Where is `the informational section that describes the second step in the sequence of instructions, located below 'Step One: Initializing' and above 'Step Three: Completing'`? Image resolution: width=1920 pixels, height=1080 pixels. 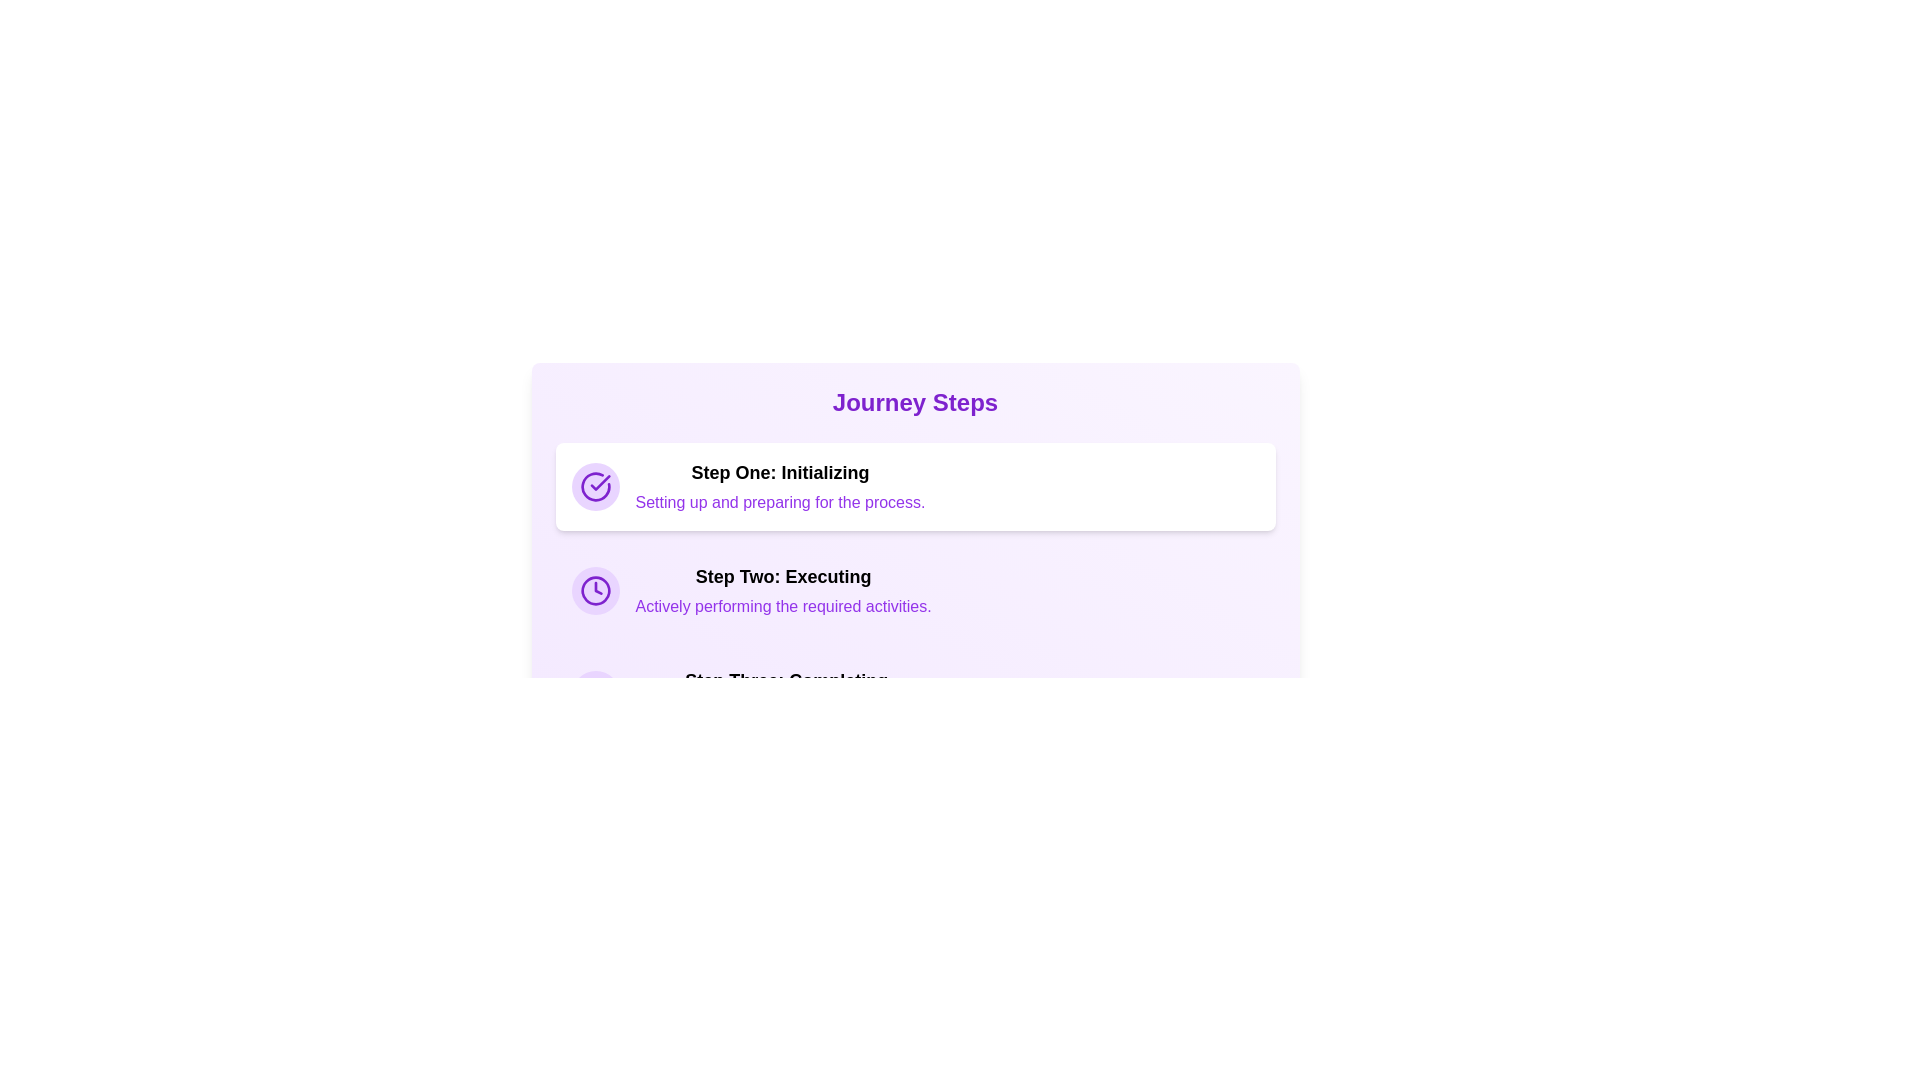 the informational section that describes the second step in the sequence of instructions, located below 'Step One: Initializing' and above 'Step Three: Completing' is located at coordinates (914, 589).